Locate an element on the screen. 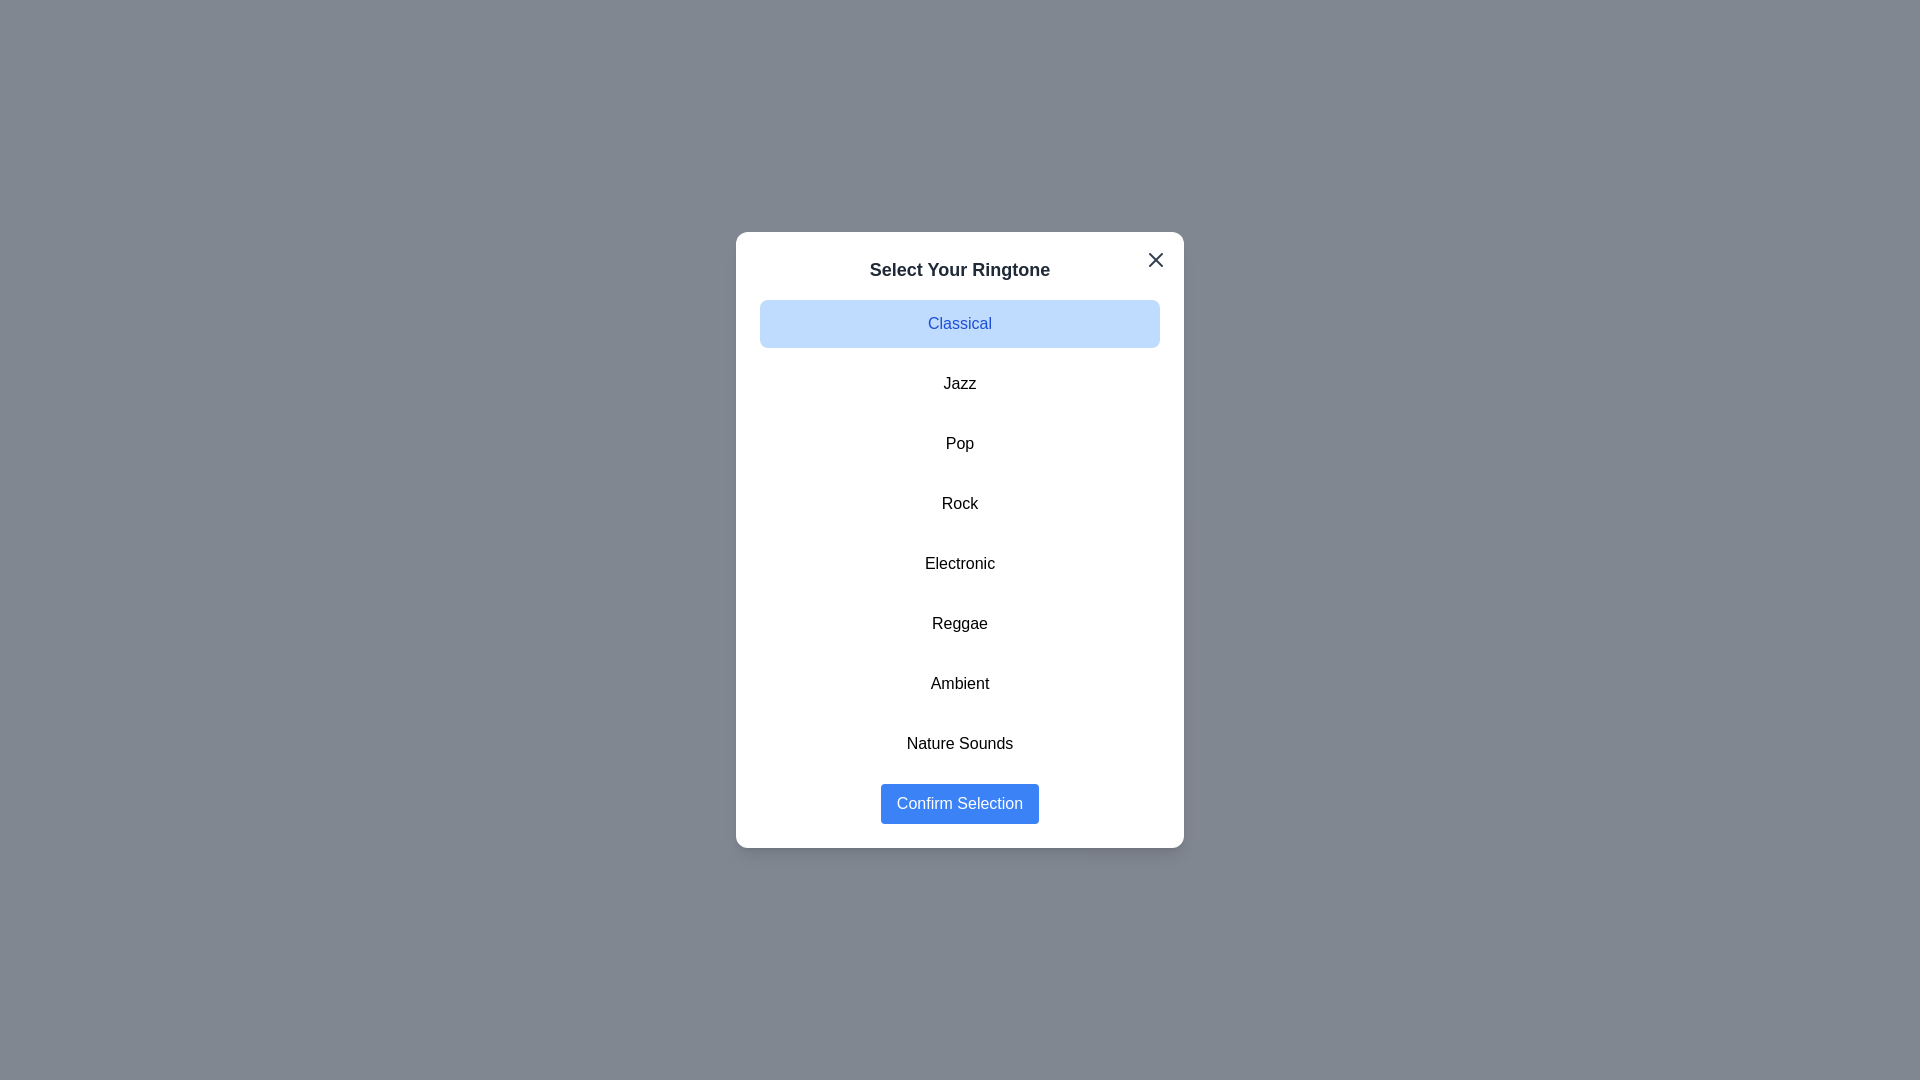 The width and height of the screenshot is (1920, 1080). the ringtone Classical from the list is located at coordinates (960, 323).